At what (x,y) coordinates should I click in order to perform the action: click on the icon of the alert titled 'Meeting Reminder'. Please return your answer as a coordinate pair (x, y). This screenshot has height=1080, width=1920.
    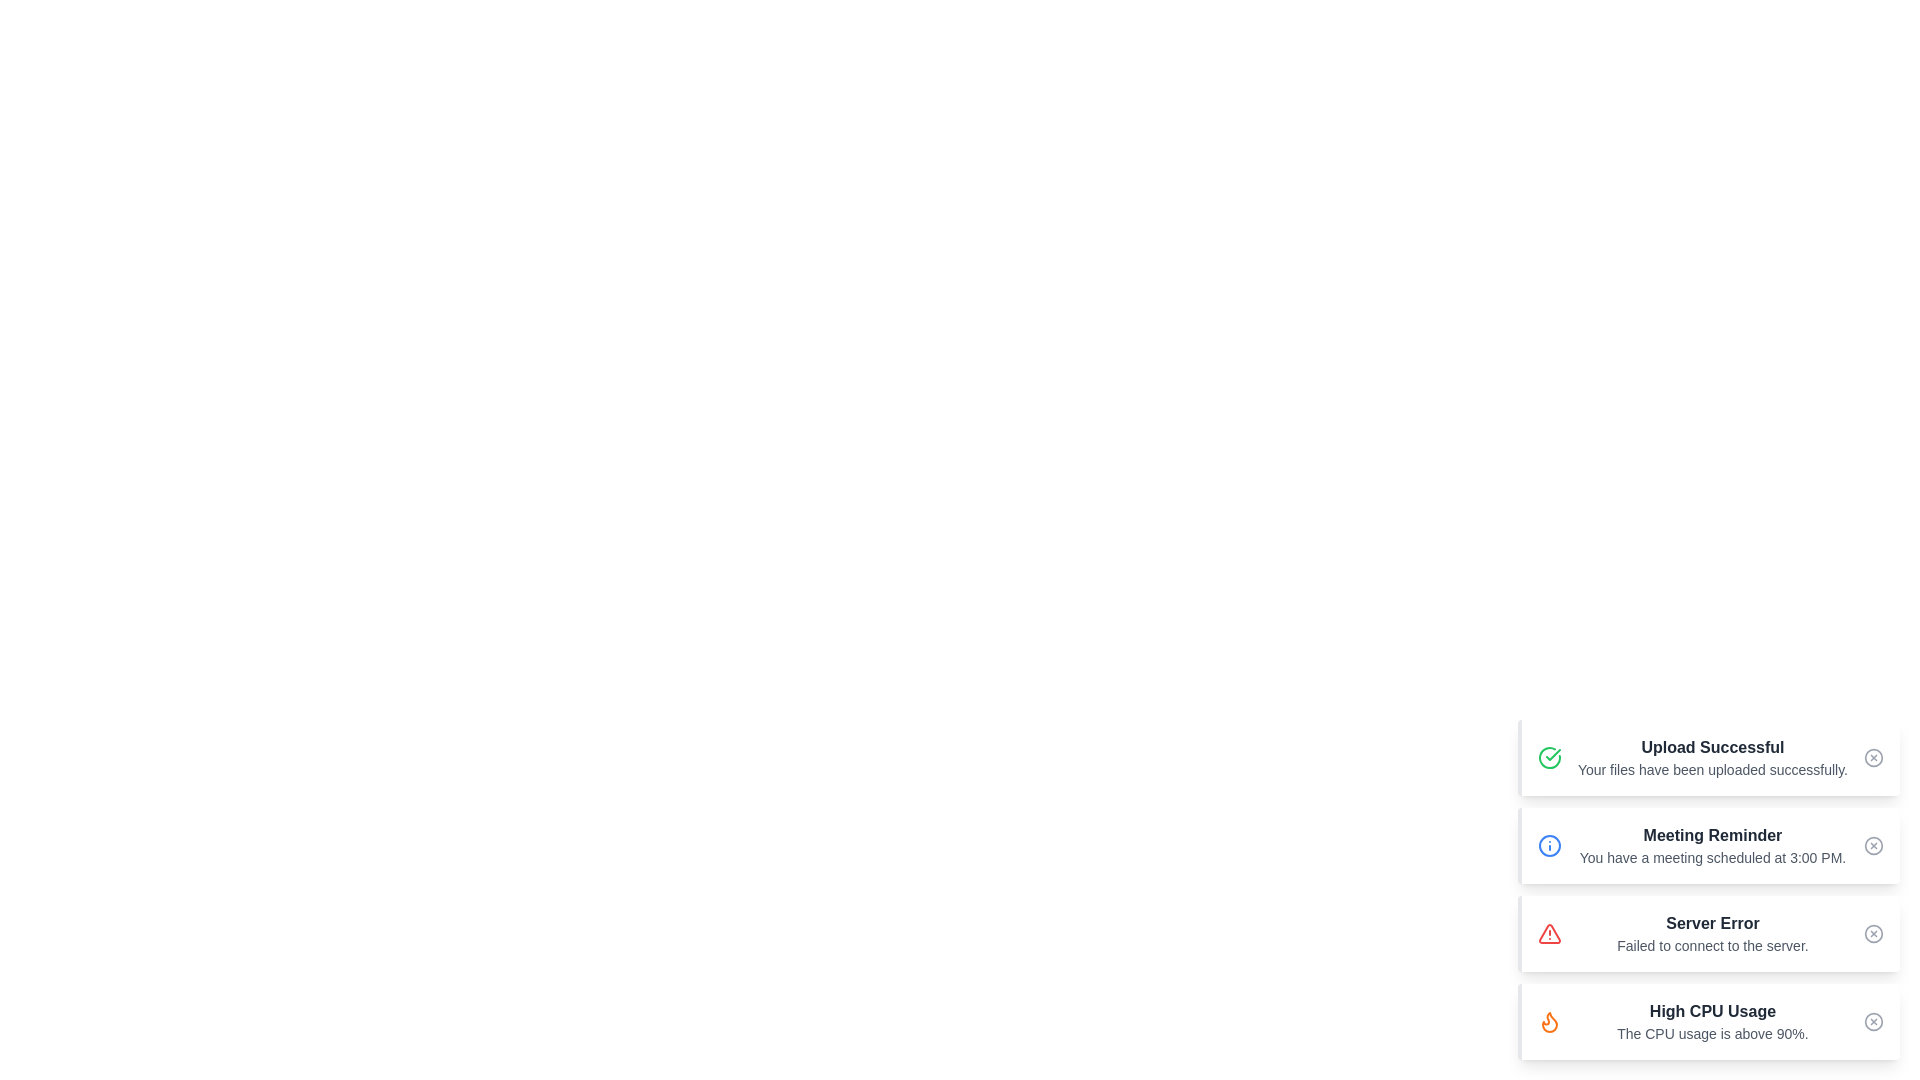
    Looking at the image, I should click on (1549, 845).